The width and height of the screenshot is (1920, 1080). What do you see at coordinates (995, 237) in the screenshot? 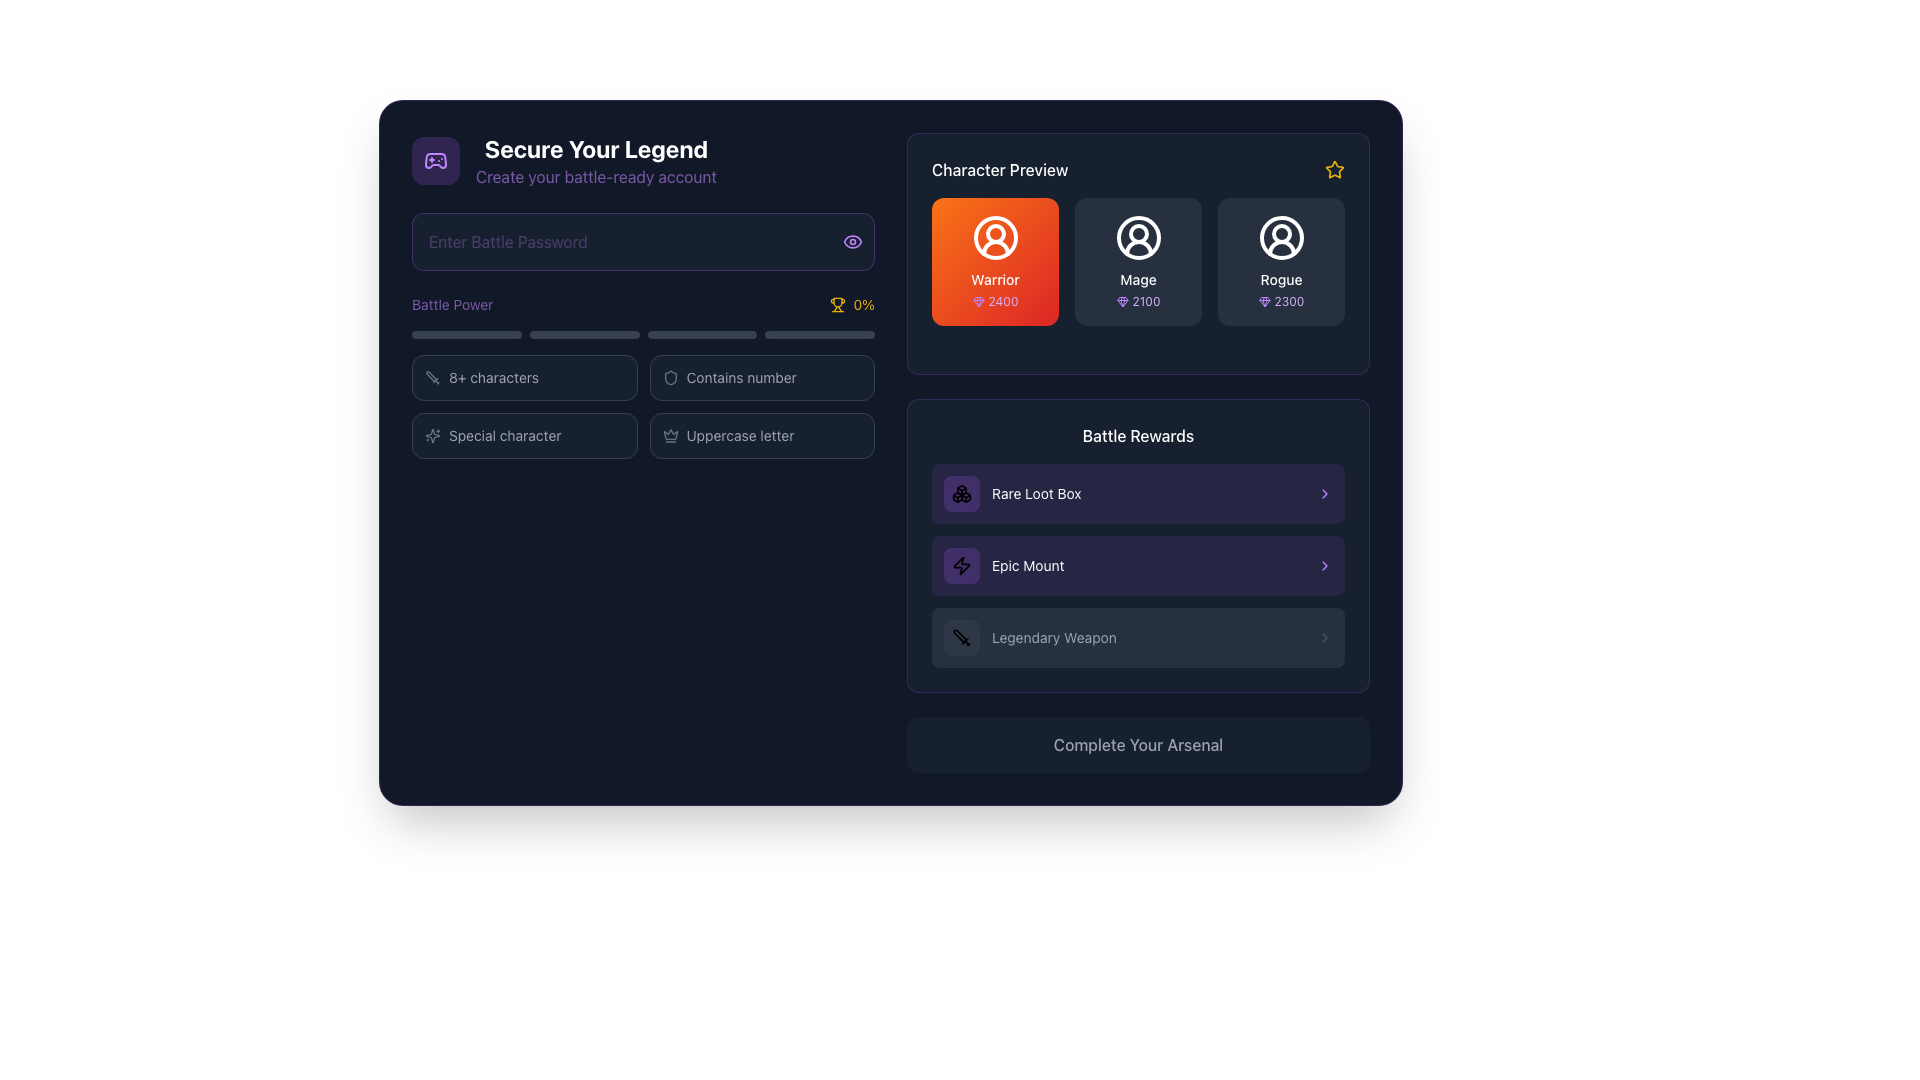
I see `the SVG icon of a user symbol, which is styled in white against a radiant orange-to-red gradient background, located centrally within the 'Warrior 2400' card in the 'Character Preview' section` at bounding box center [995, 237].